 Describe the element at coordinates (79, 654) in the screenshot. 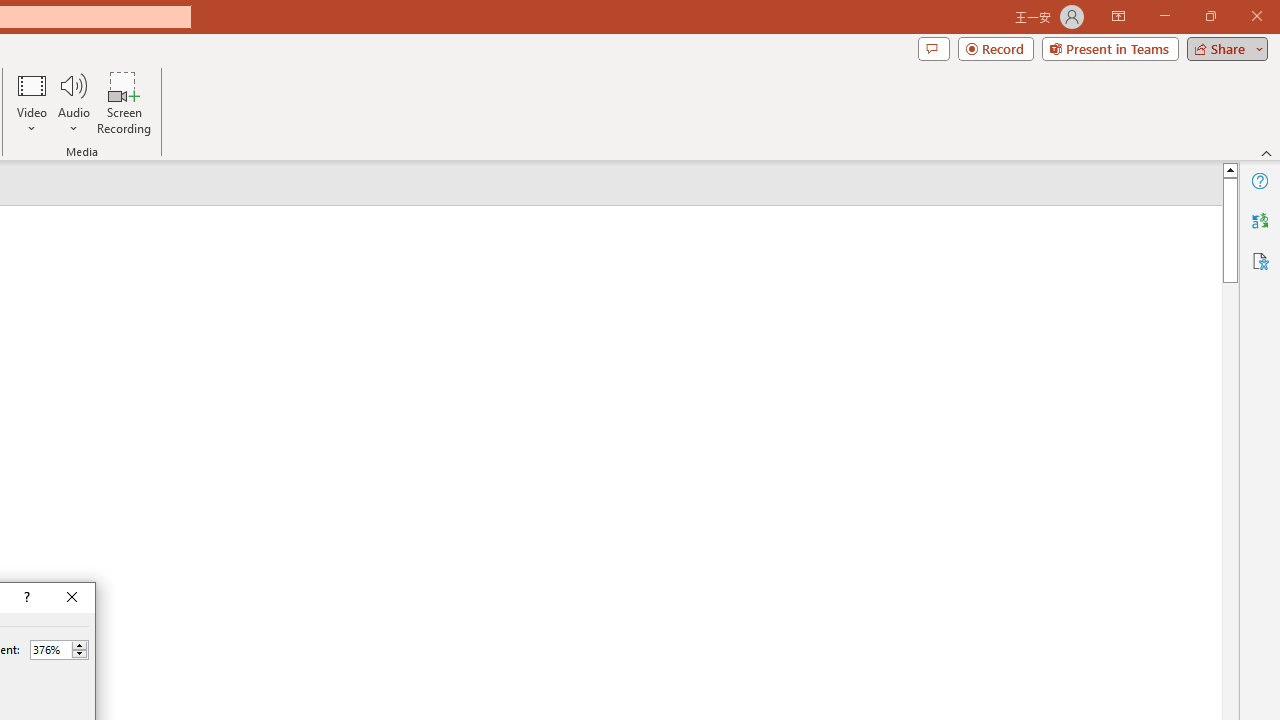

I see `'Less'` at that location.